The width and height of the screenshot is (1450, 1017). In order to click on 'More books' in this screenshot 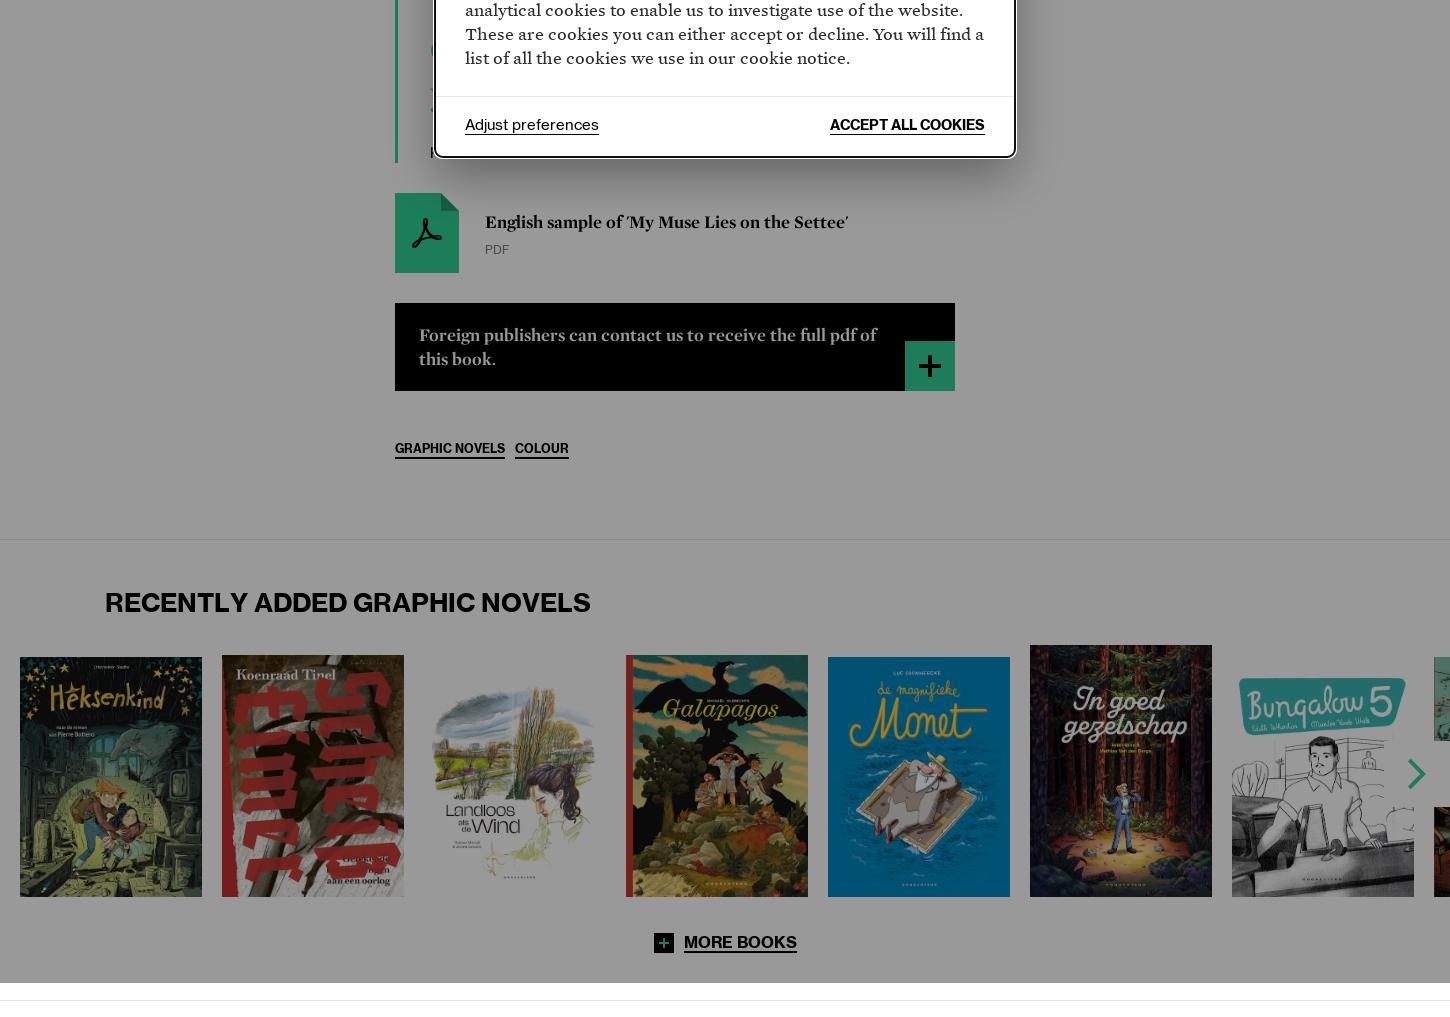, I will do `click(739, 941)`.